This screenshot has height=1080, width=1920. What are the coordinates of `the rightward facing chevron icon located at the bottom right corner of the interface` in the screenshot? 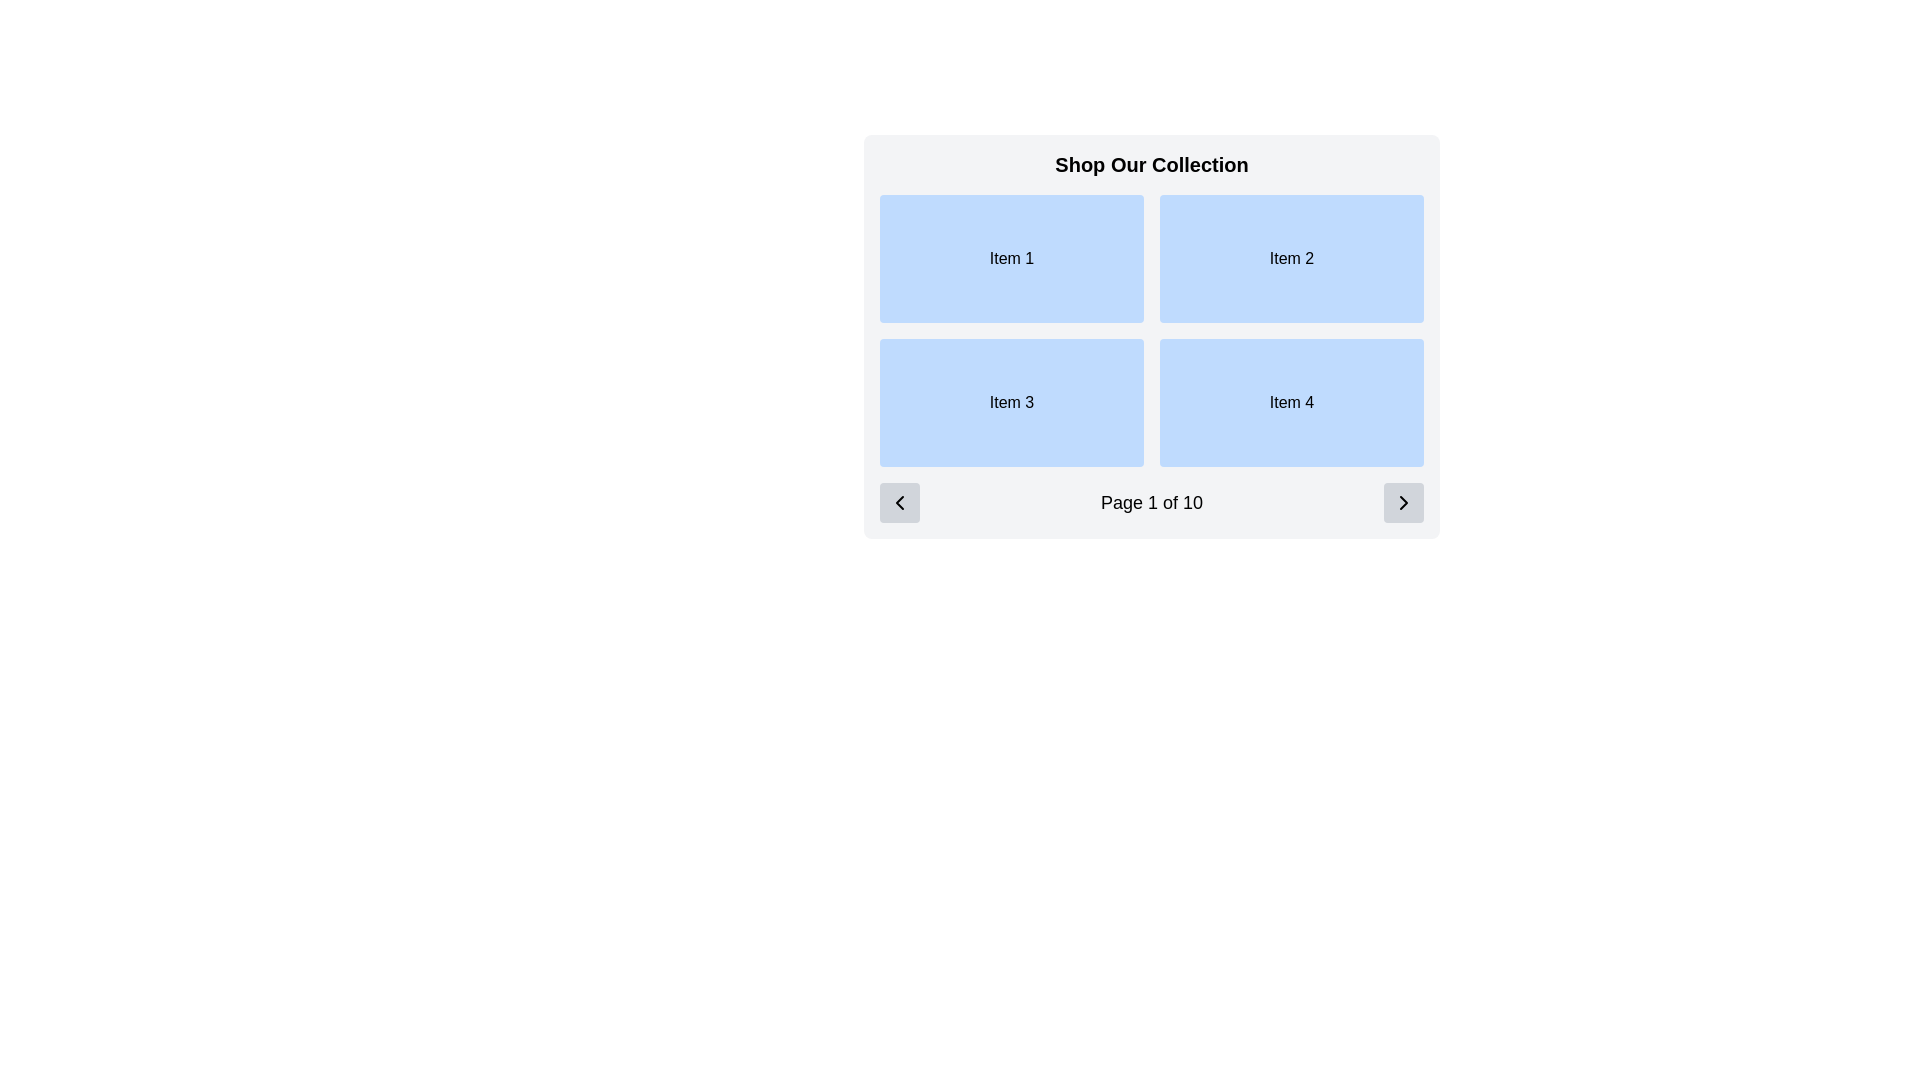 It's located at (1402, 501).